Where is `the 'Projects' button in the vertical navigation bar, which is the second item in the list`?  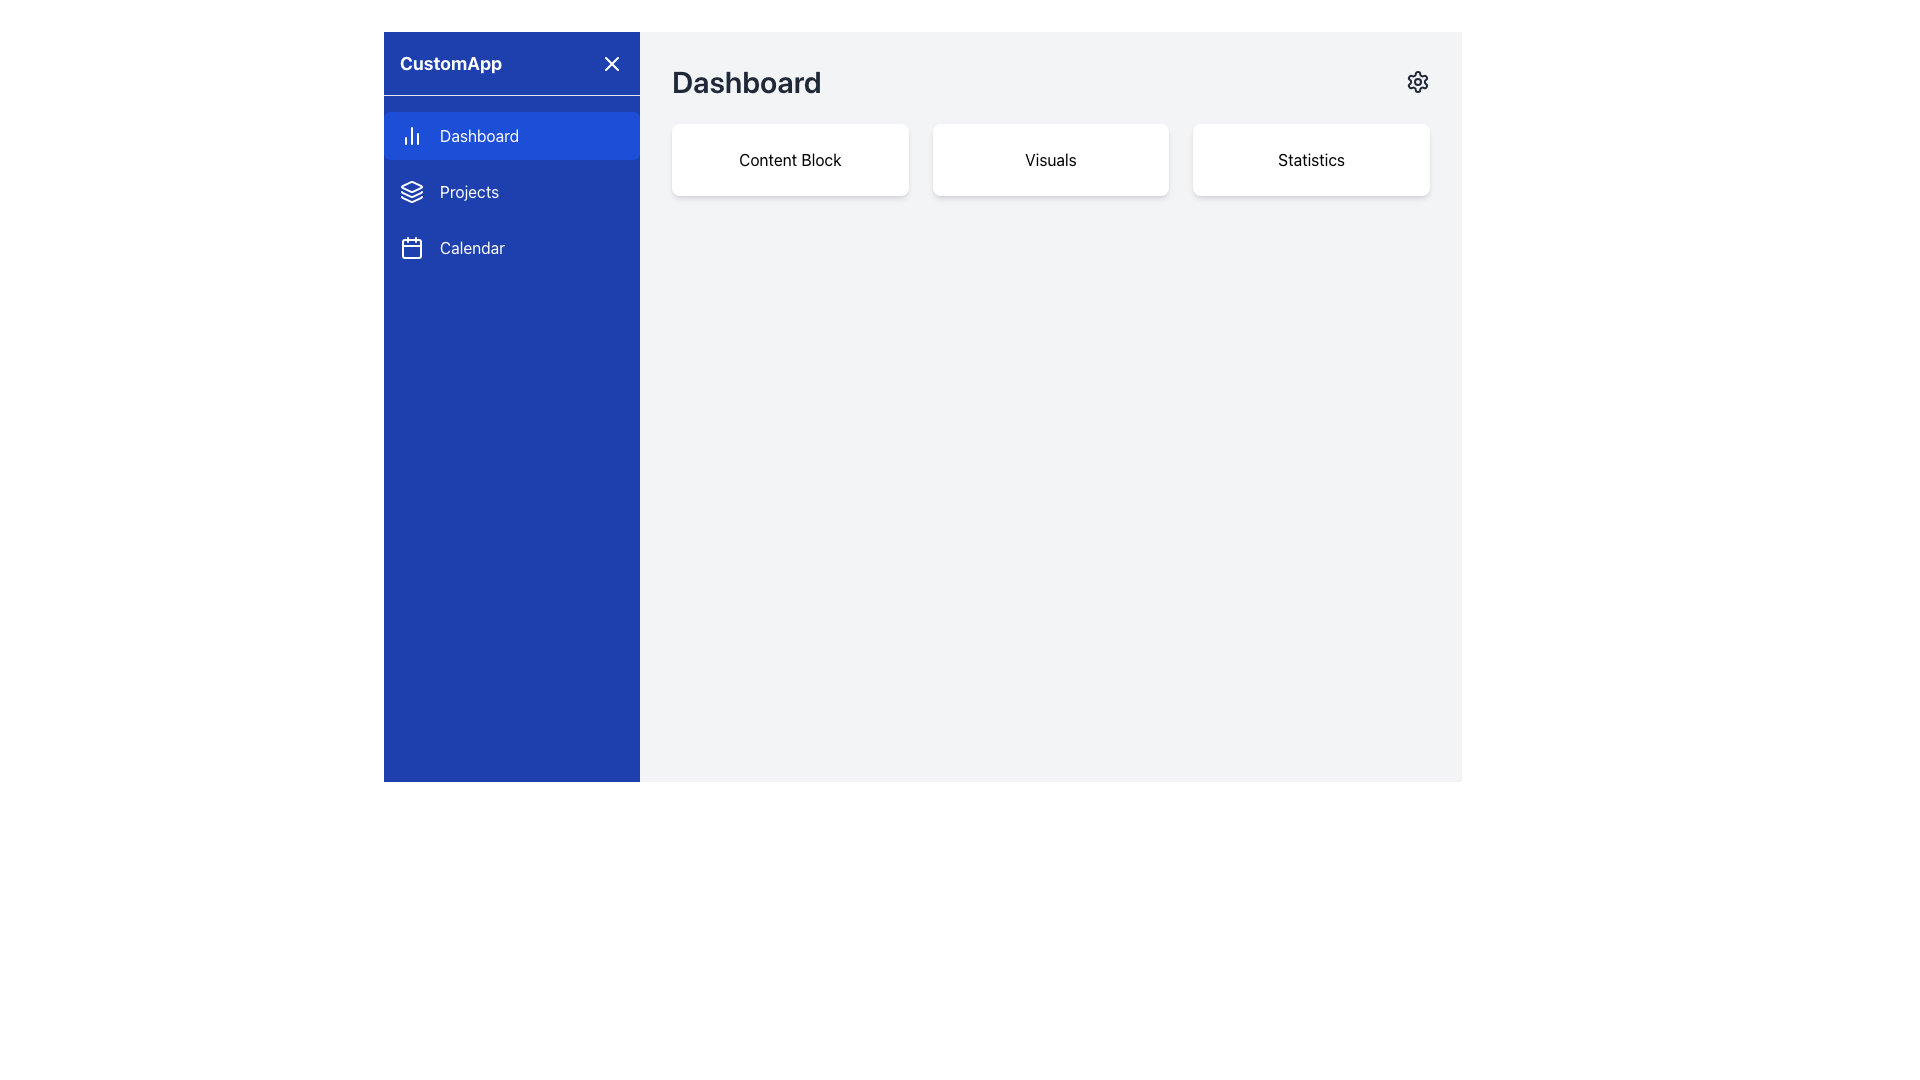
the 'Projects' button in the vertical navigation bar, which is the second item in the list is located at coordinates (512, 192).